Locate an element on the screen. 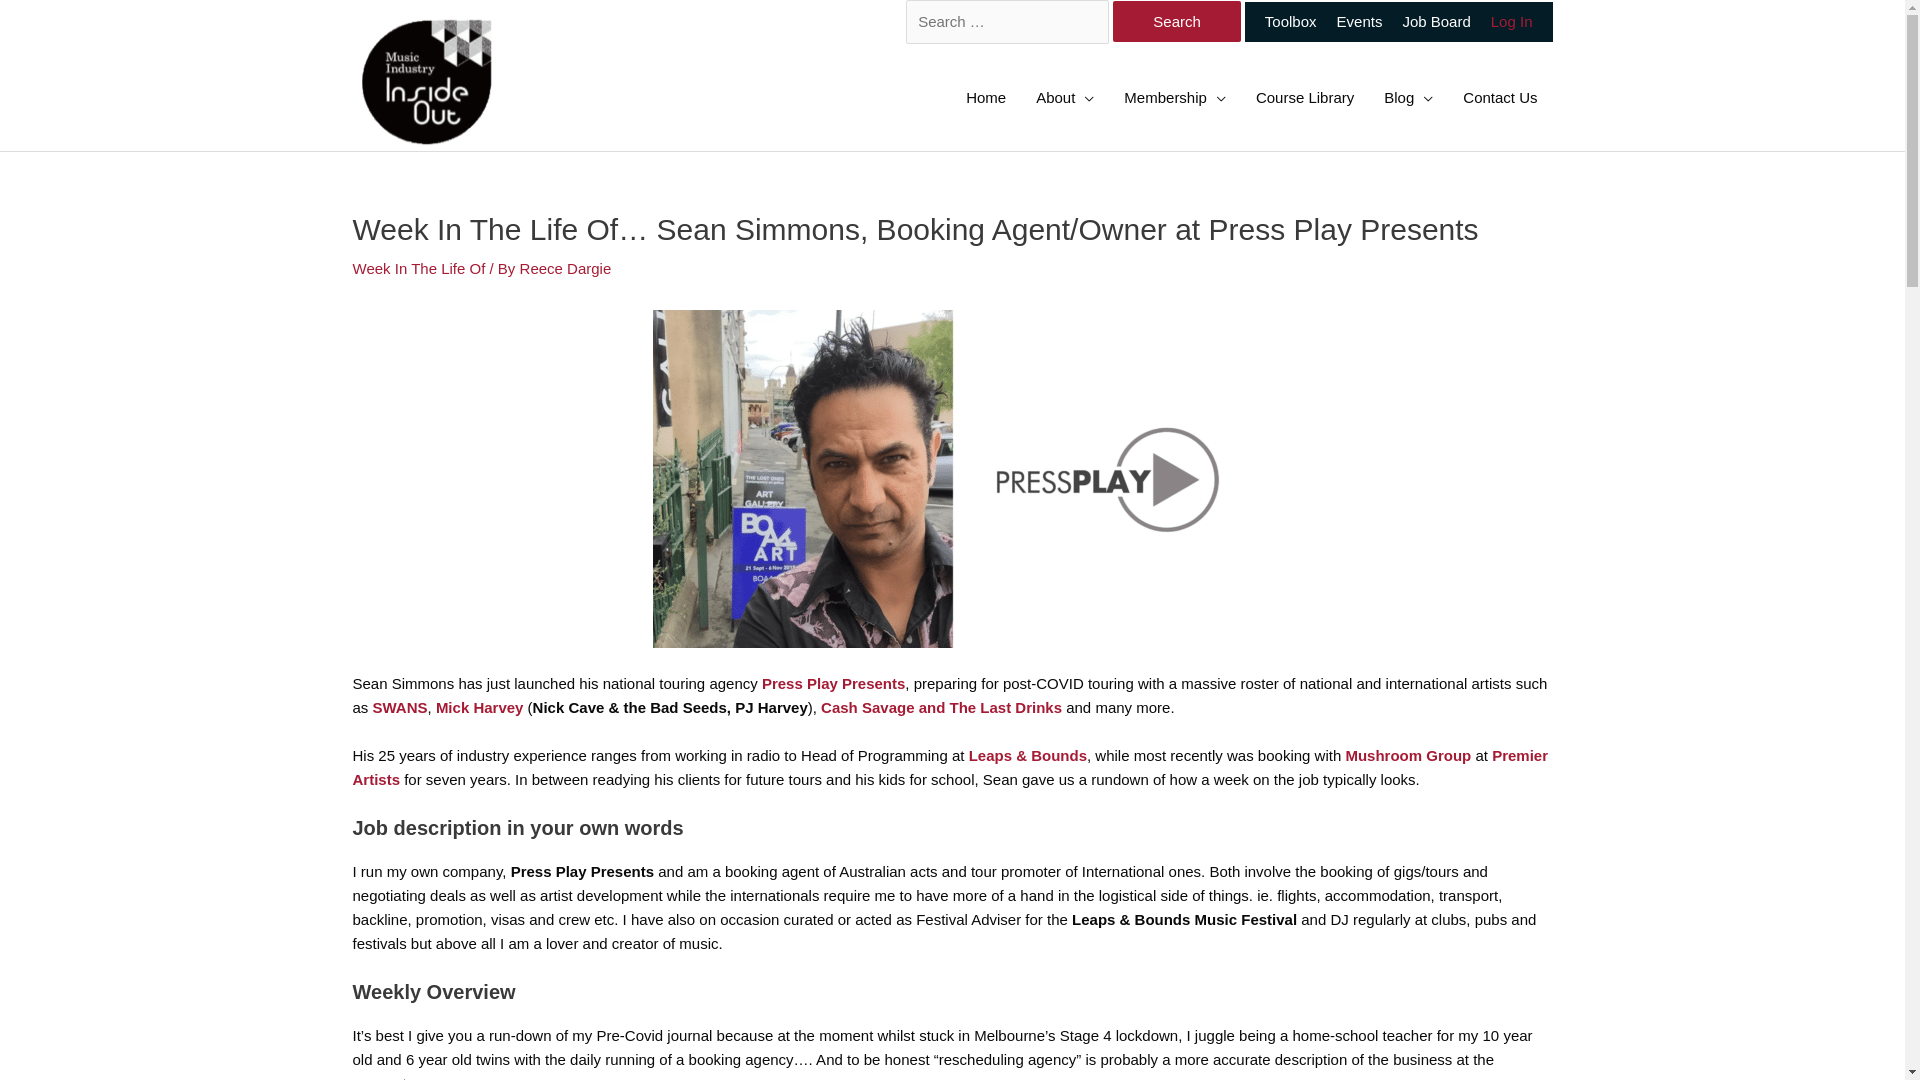 The width and height of the screenshot is (1920, 1080). 'Toolbox' is located at coordinates (1281, 22).